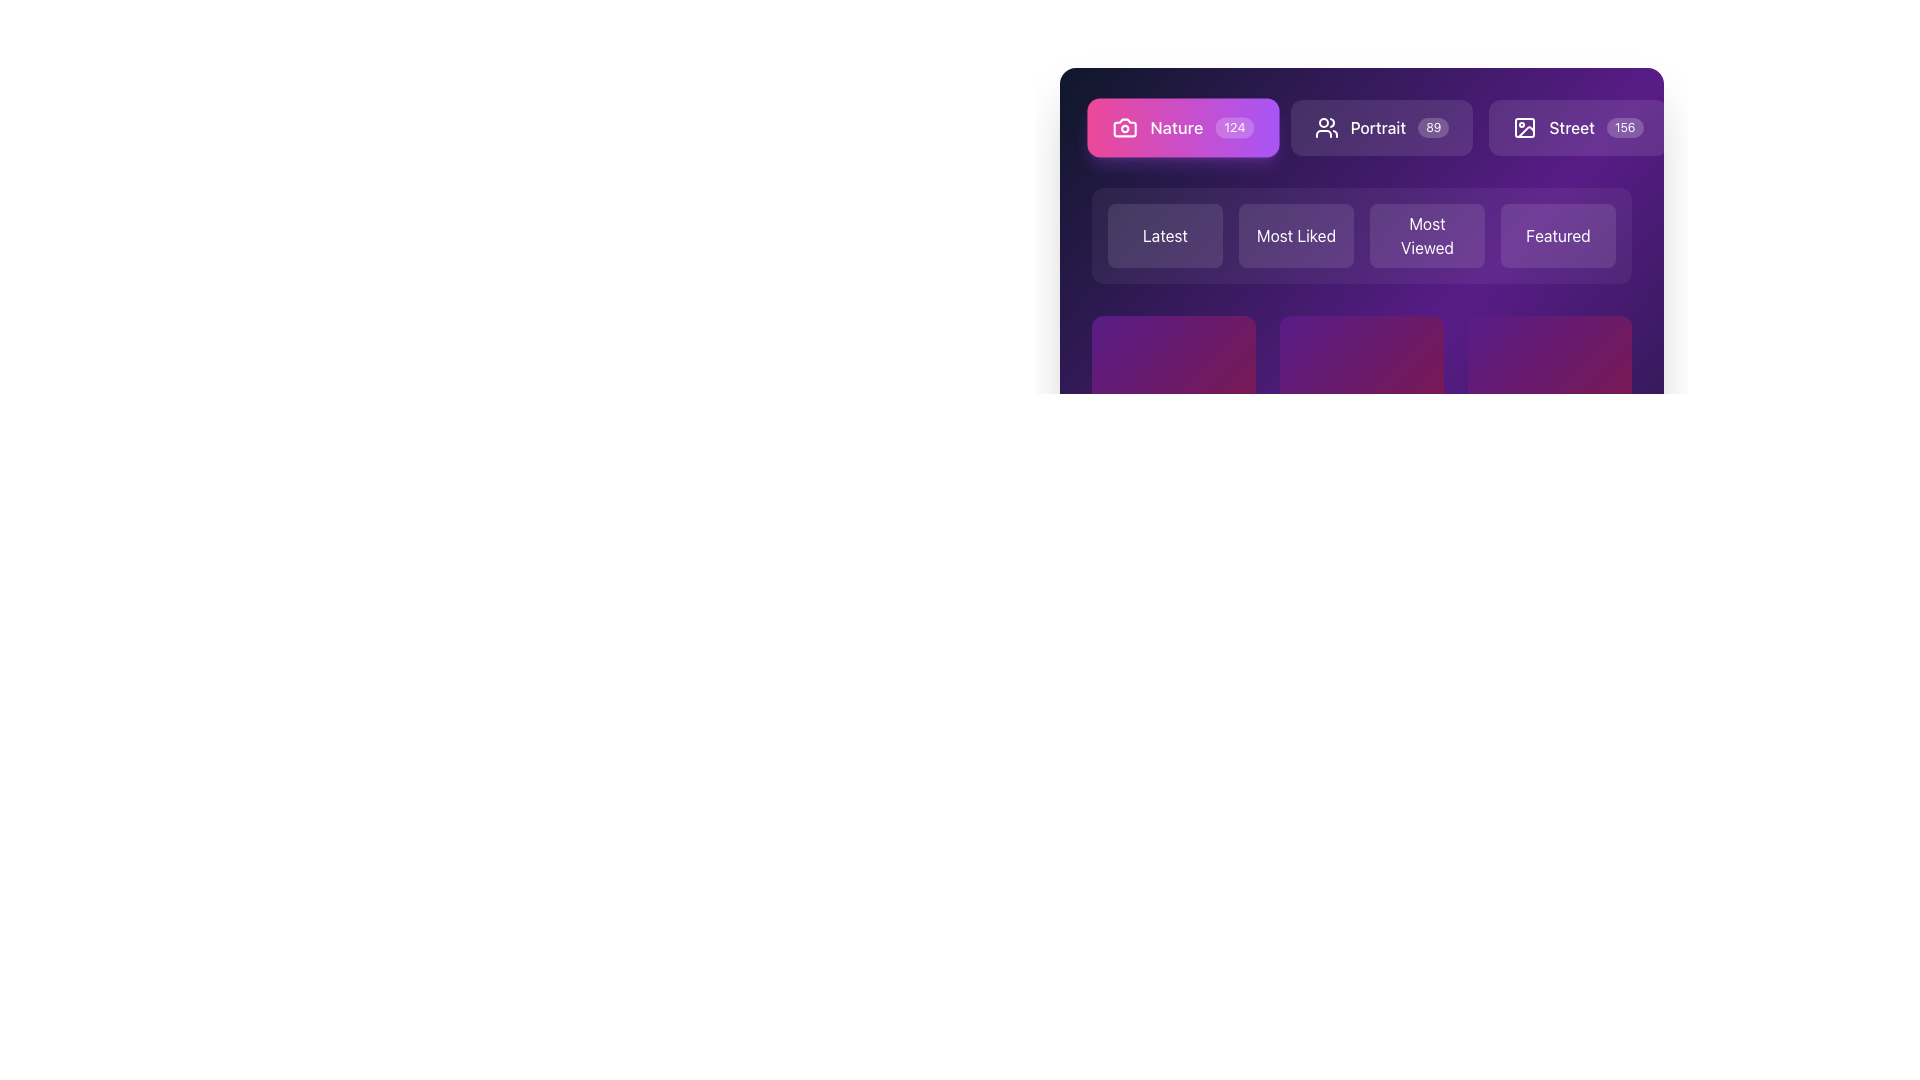 The width and height of the screenshot is (1920, 1080). Describe the element at coordinates (1165, 234) in the screenshot. I see `the category selector button located in the top-left quadrant of the interface` at that location.